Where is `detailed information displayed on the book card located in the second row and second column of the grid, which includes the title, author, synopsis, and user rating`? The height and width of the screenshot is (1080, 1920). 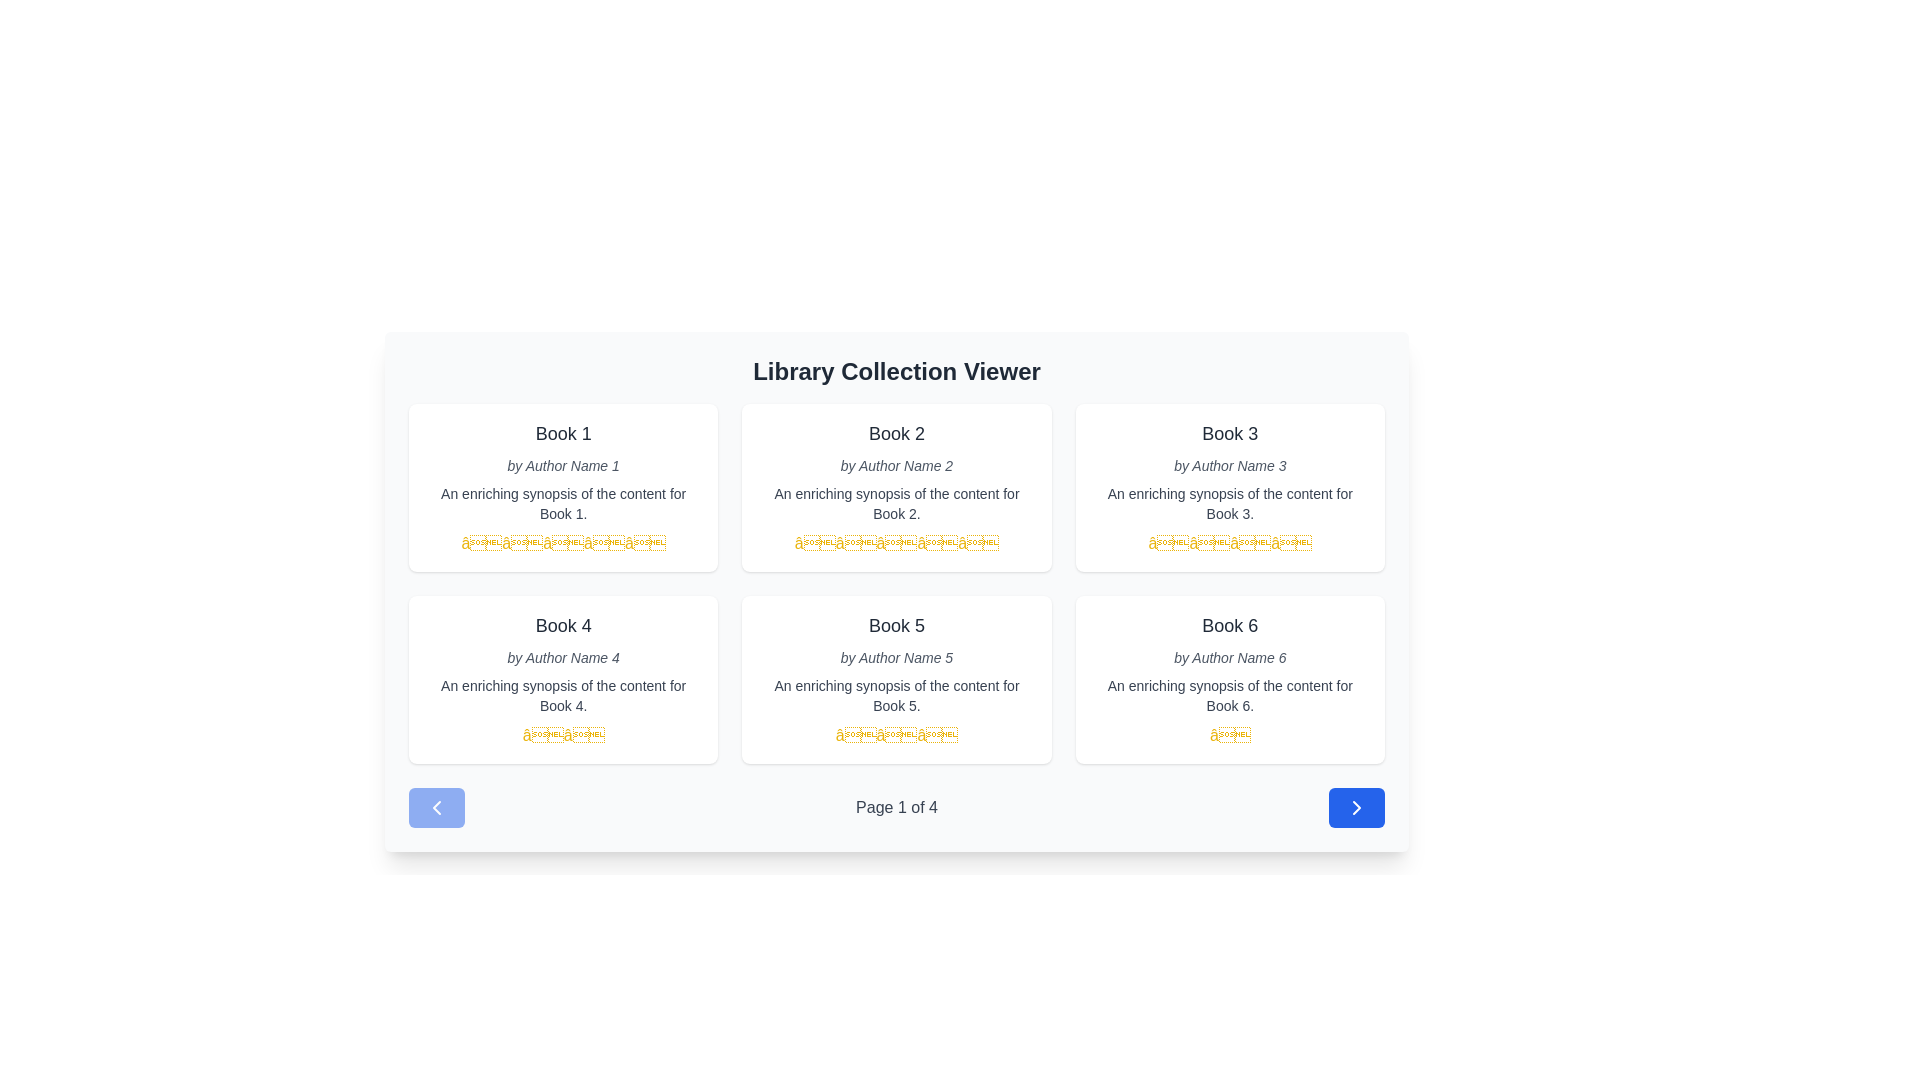
detailed information displayed on the book card located in the second row and second column of the grid, which includes the title, author, synopsis, and user rating is located at coordinates (896, 678).